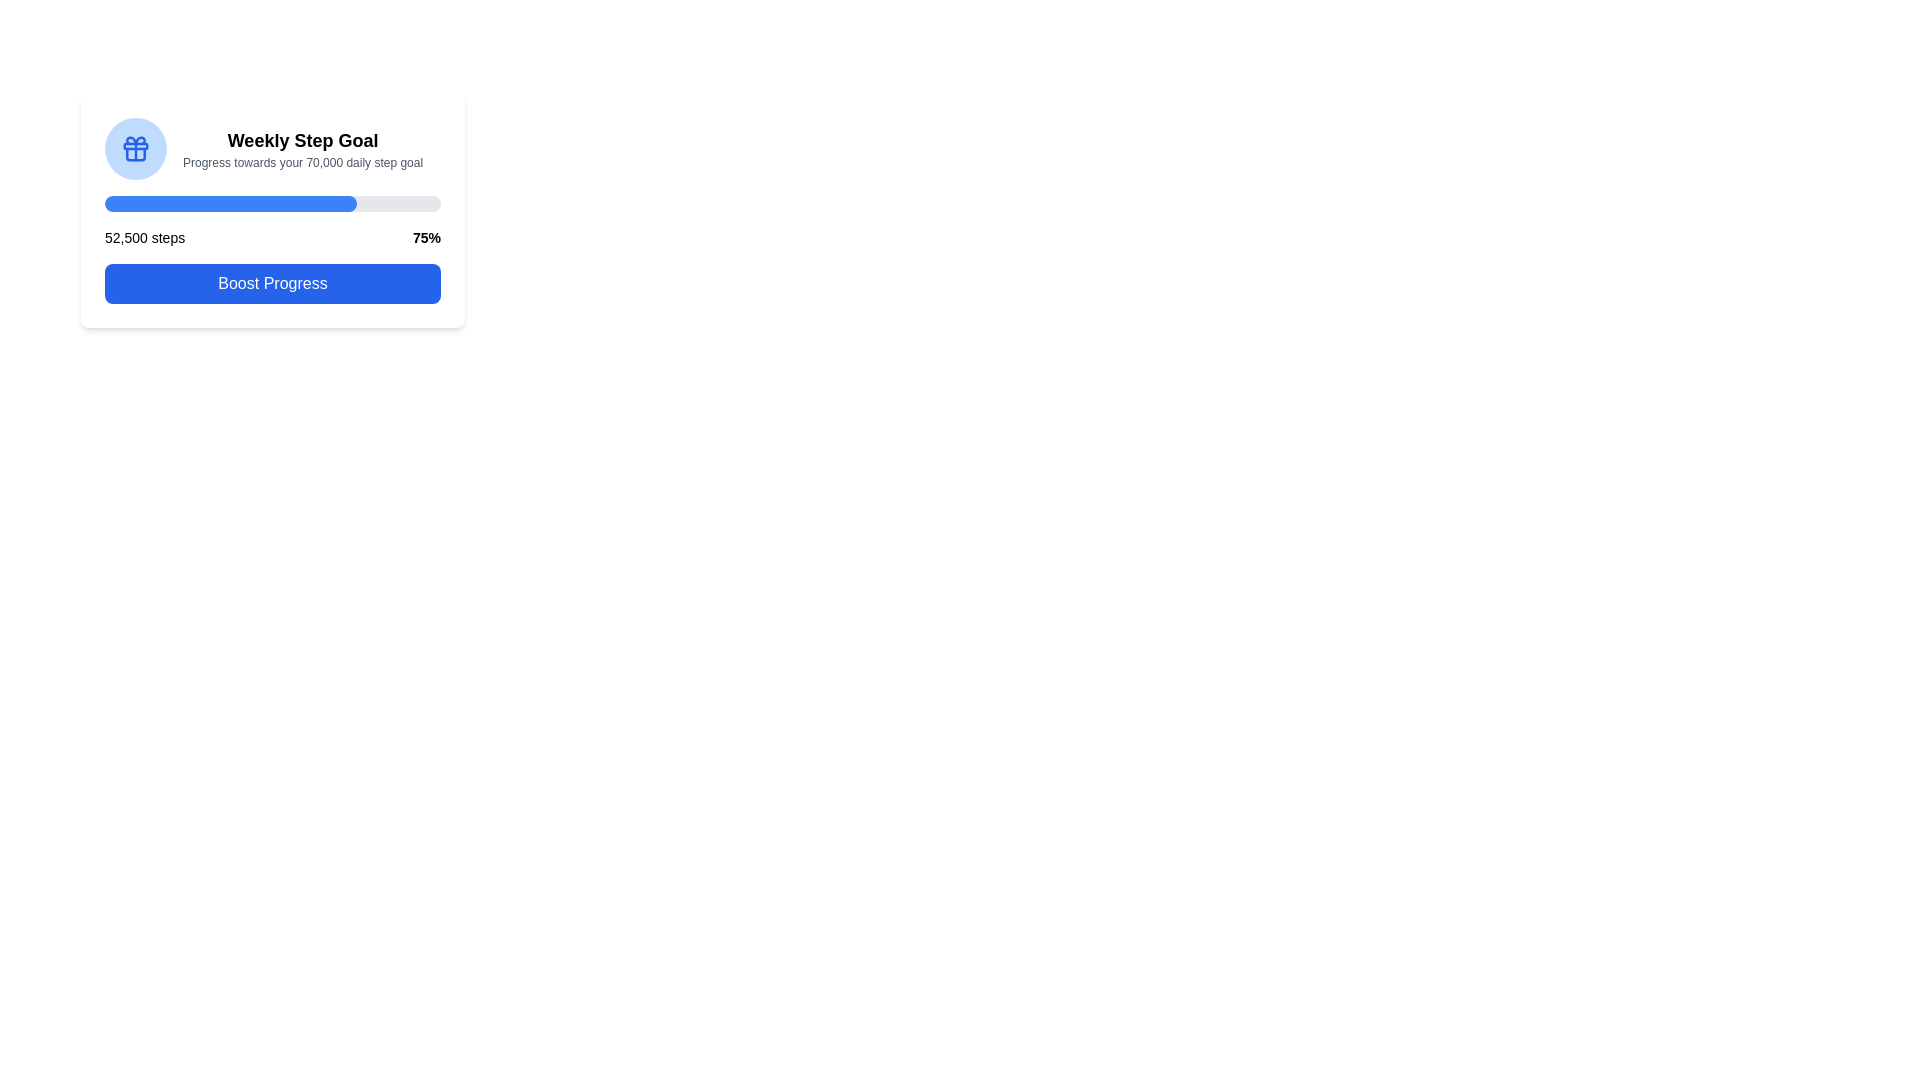  Describe the element at coordinates (301, 161) in the screenshot. I see `information displayed in the text label that shows 'Progress towards your 70,000 daily step goal', located below the 'Weekly Step Goal' heading` at that location.